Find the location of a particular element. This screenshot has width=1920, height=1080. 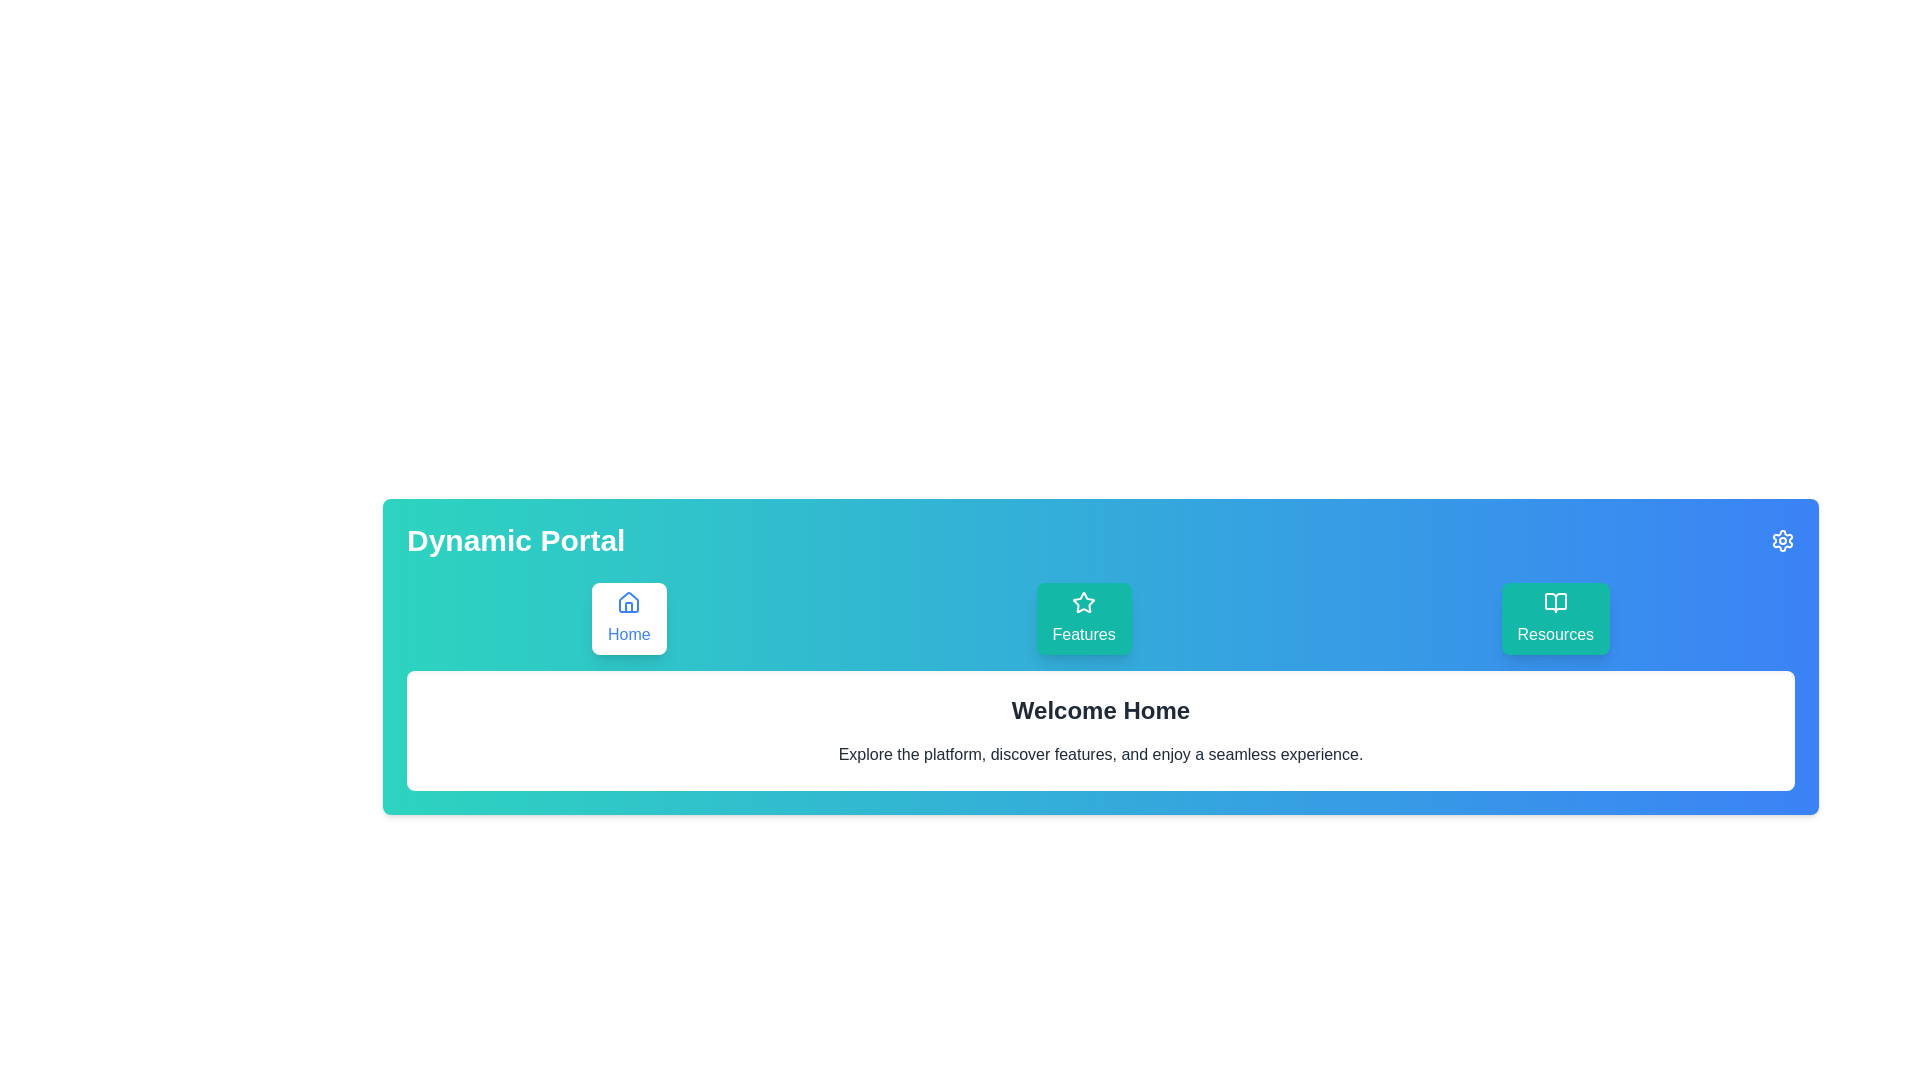

the second button in the horizontally-aligned button group located in the 'Dynamic Portal' section is located at coordinates (1099, 617).